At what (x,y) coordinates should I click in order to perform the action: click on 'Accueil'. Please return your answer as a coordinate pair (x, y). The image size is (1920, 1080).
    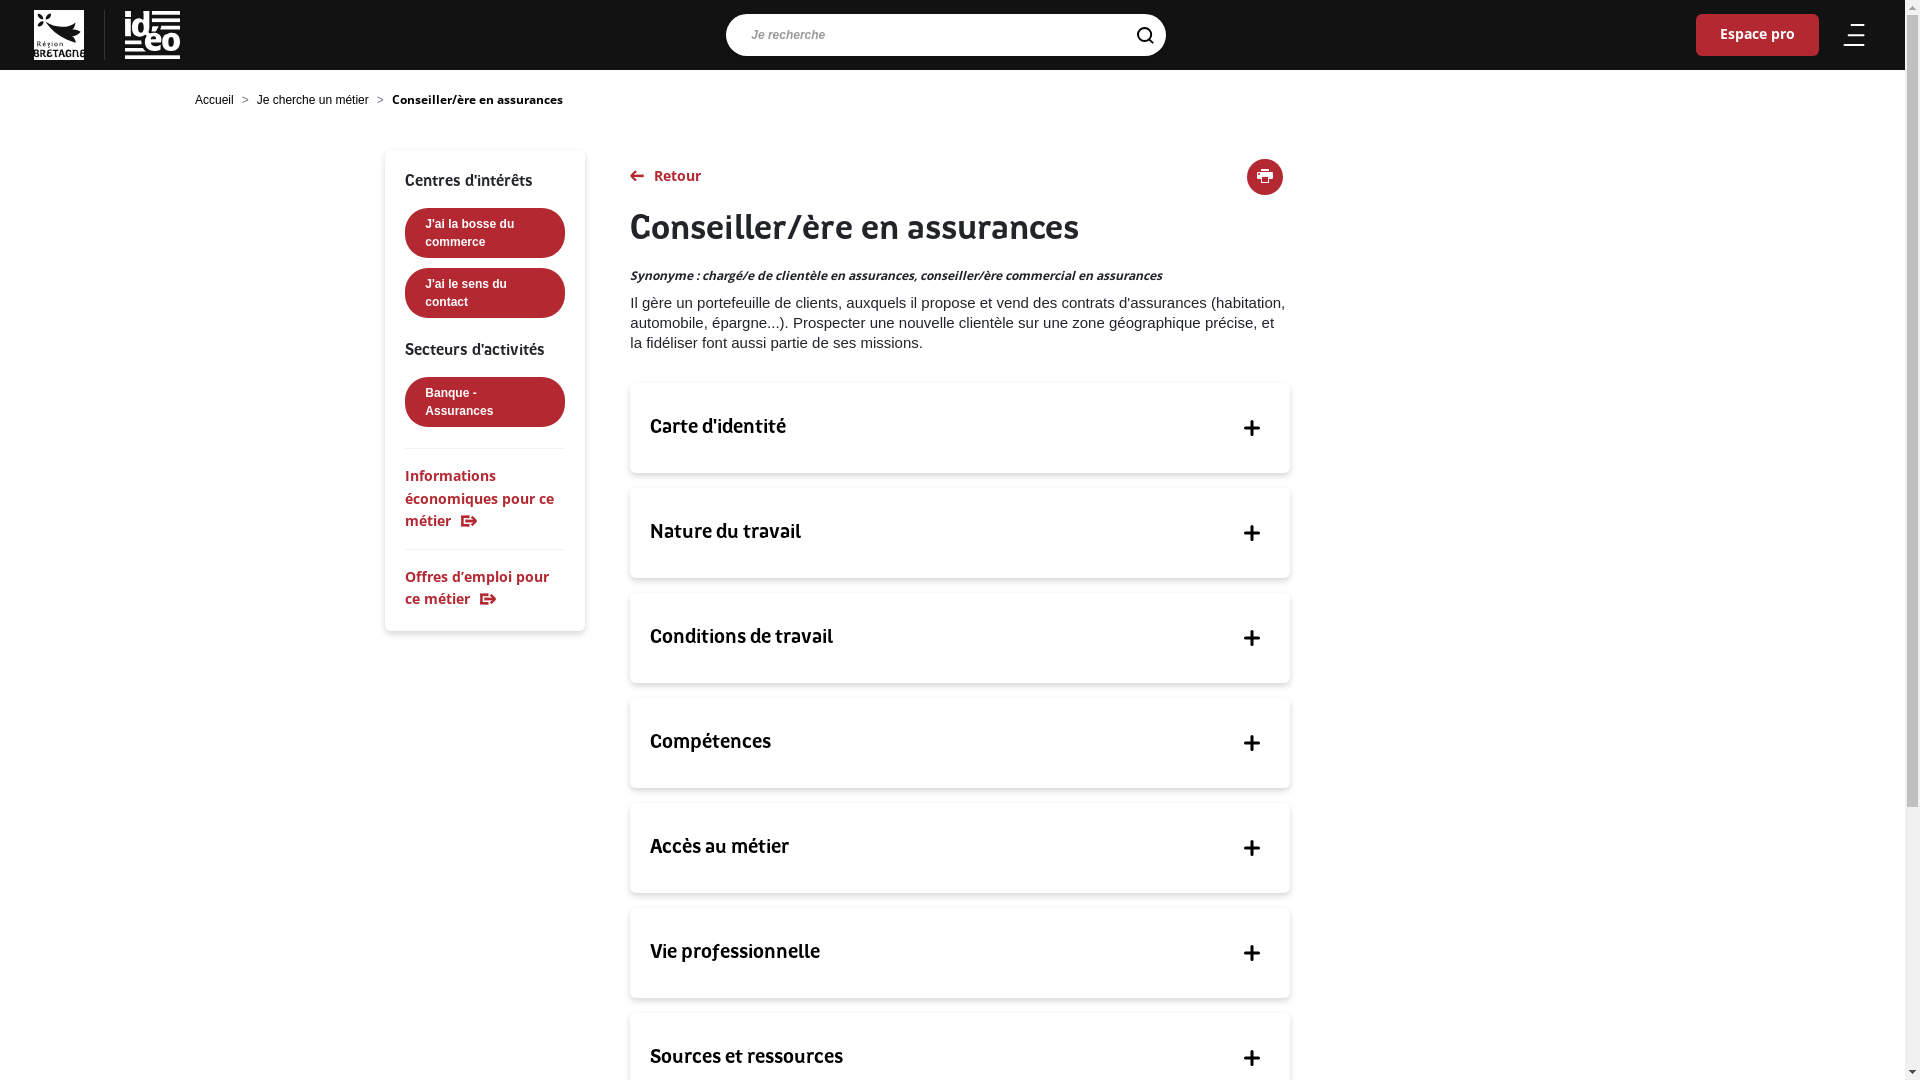
    Looking at the image, I should click on (214, 100).